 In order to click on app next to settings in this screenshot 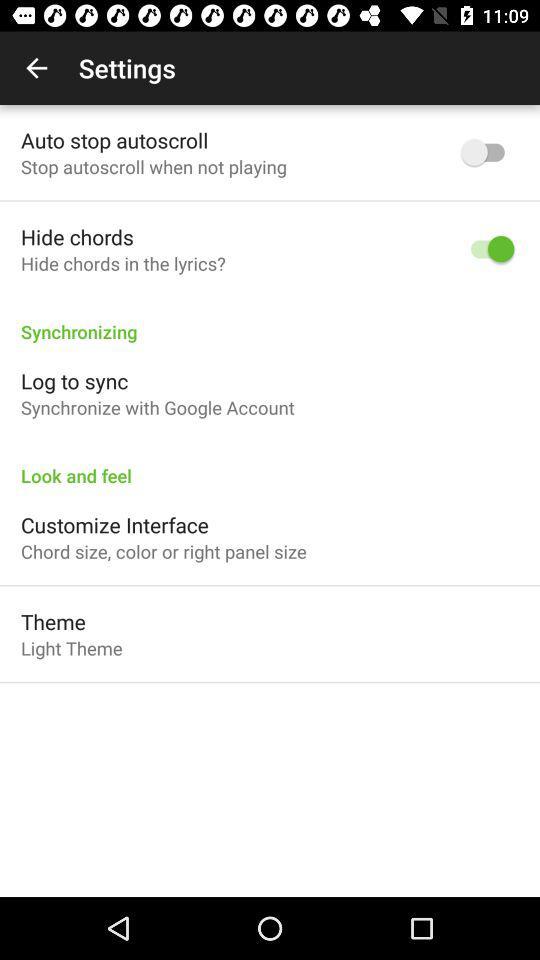, I will do `click(36, 68)`.